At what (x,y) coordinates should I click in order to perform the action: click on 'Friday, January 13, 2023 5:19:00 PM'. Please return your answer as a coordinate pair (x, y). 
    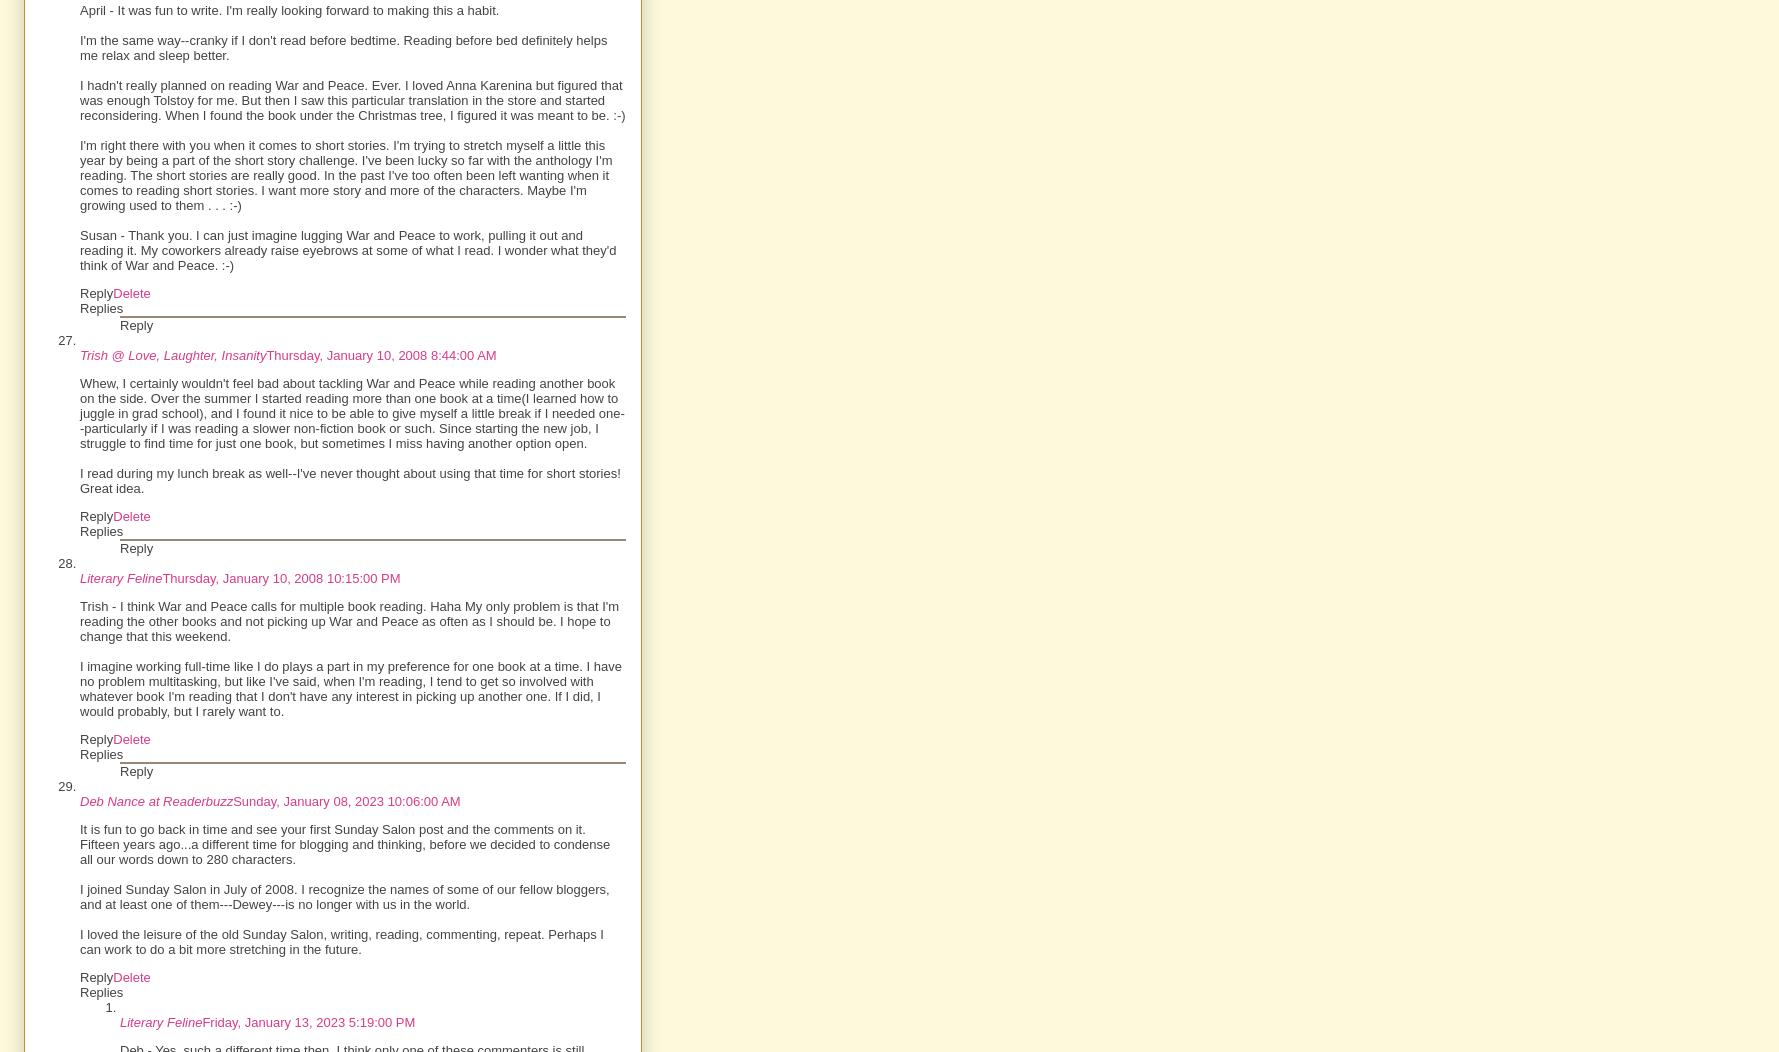
    Looking at the image, I should click on (201, 1021).